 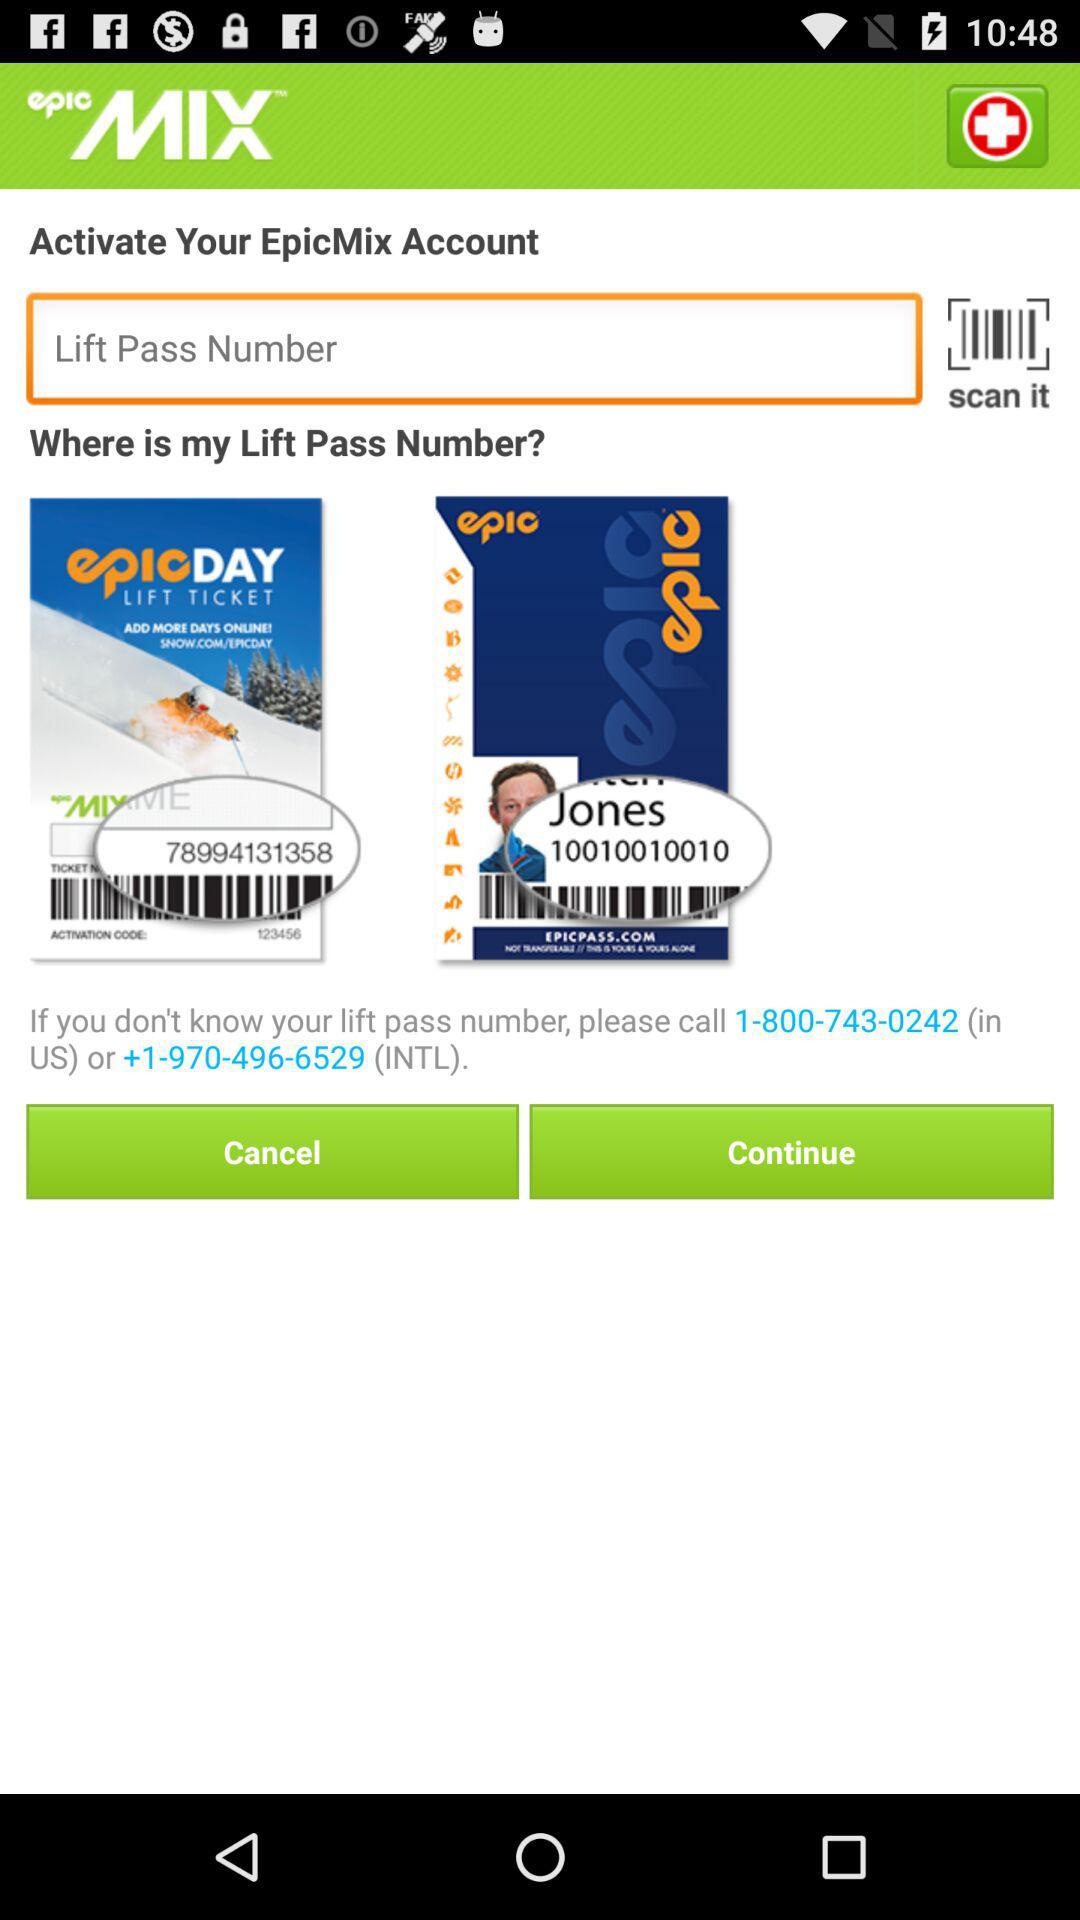 I want to click on item below the if you don item, so click(x=272, y=1151).